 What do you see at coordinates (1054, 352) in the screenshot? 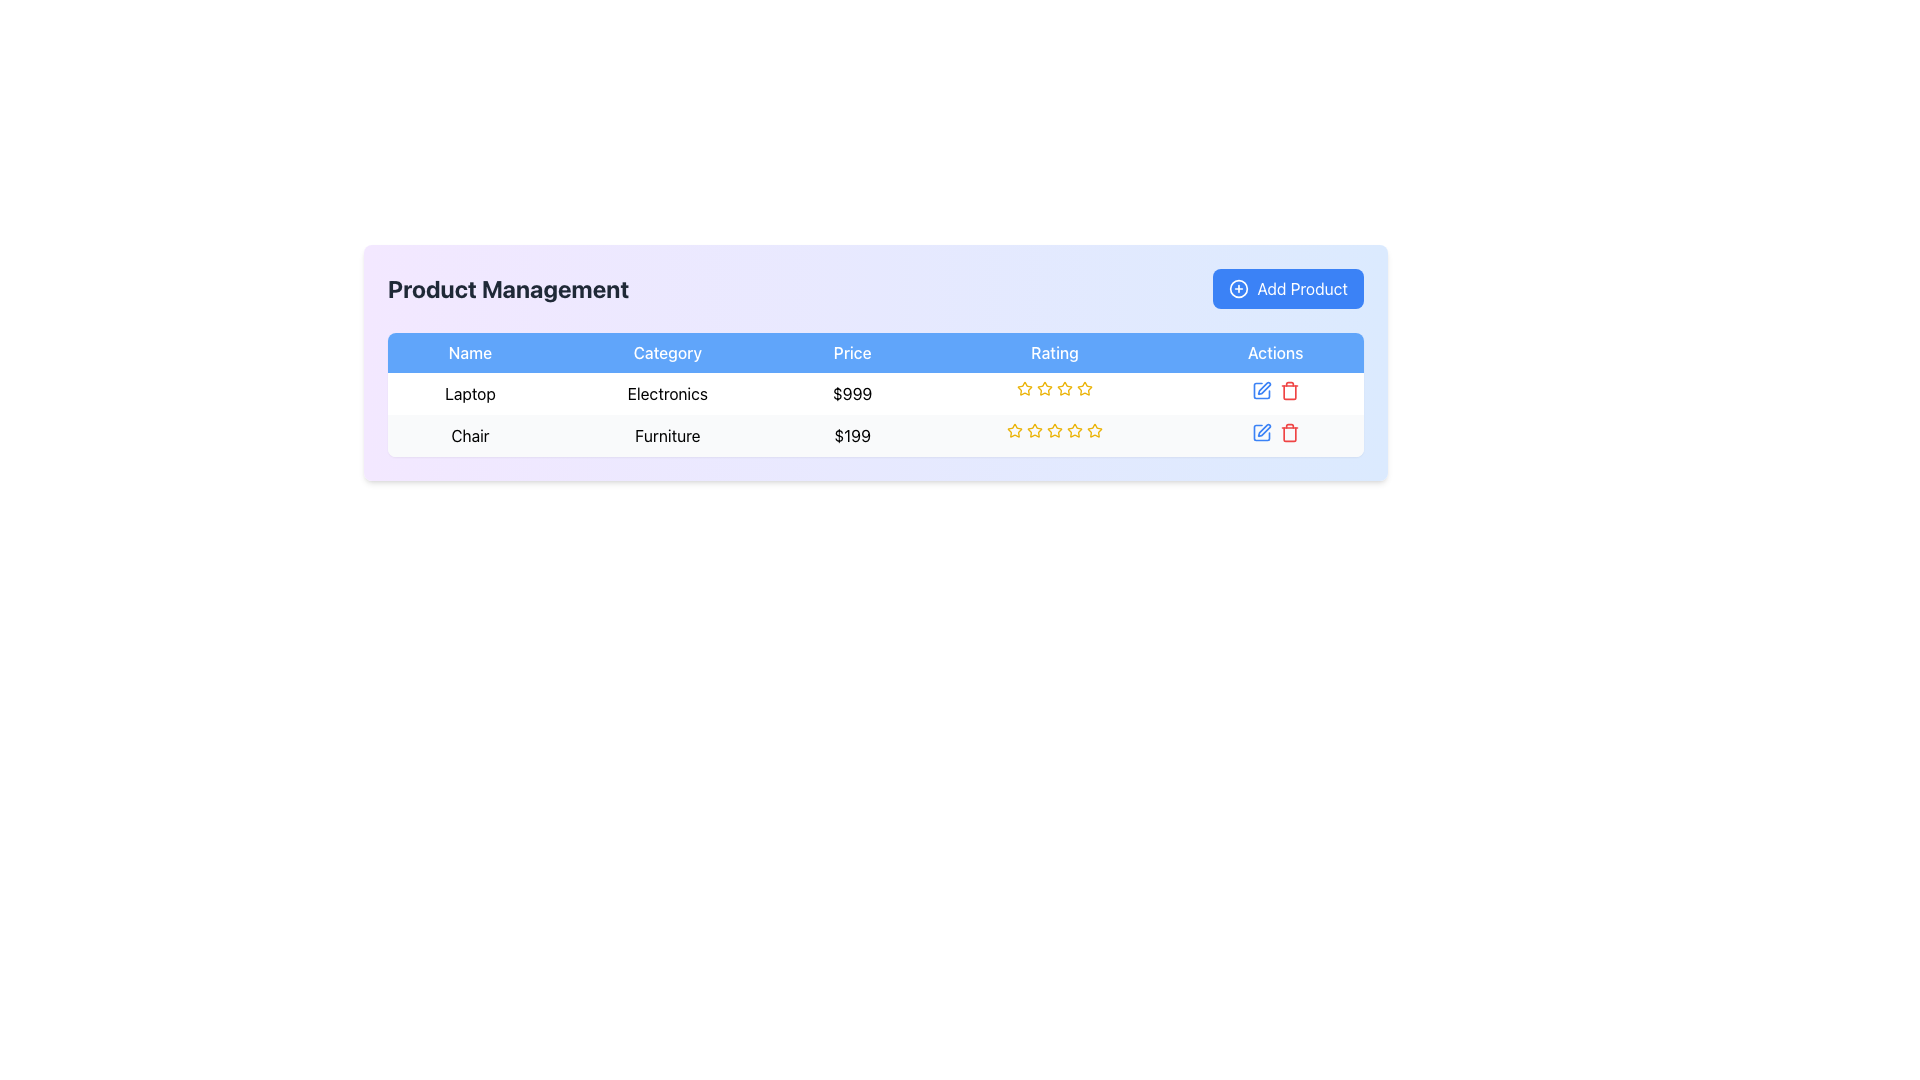
I see `the 'Rating' column header text label, which is the fourth label in the header row of the table, positioned between 'Price' and 'Actions'` at bounding box center [1054, 352].